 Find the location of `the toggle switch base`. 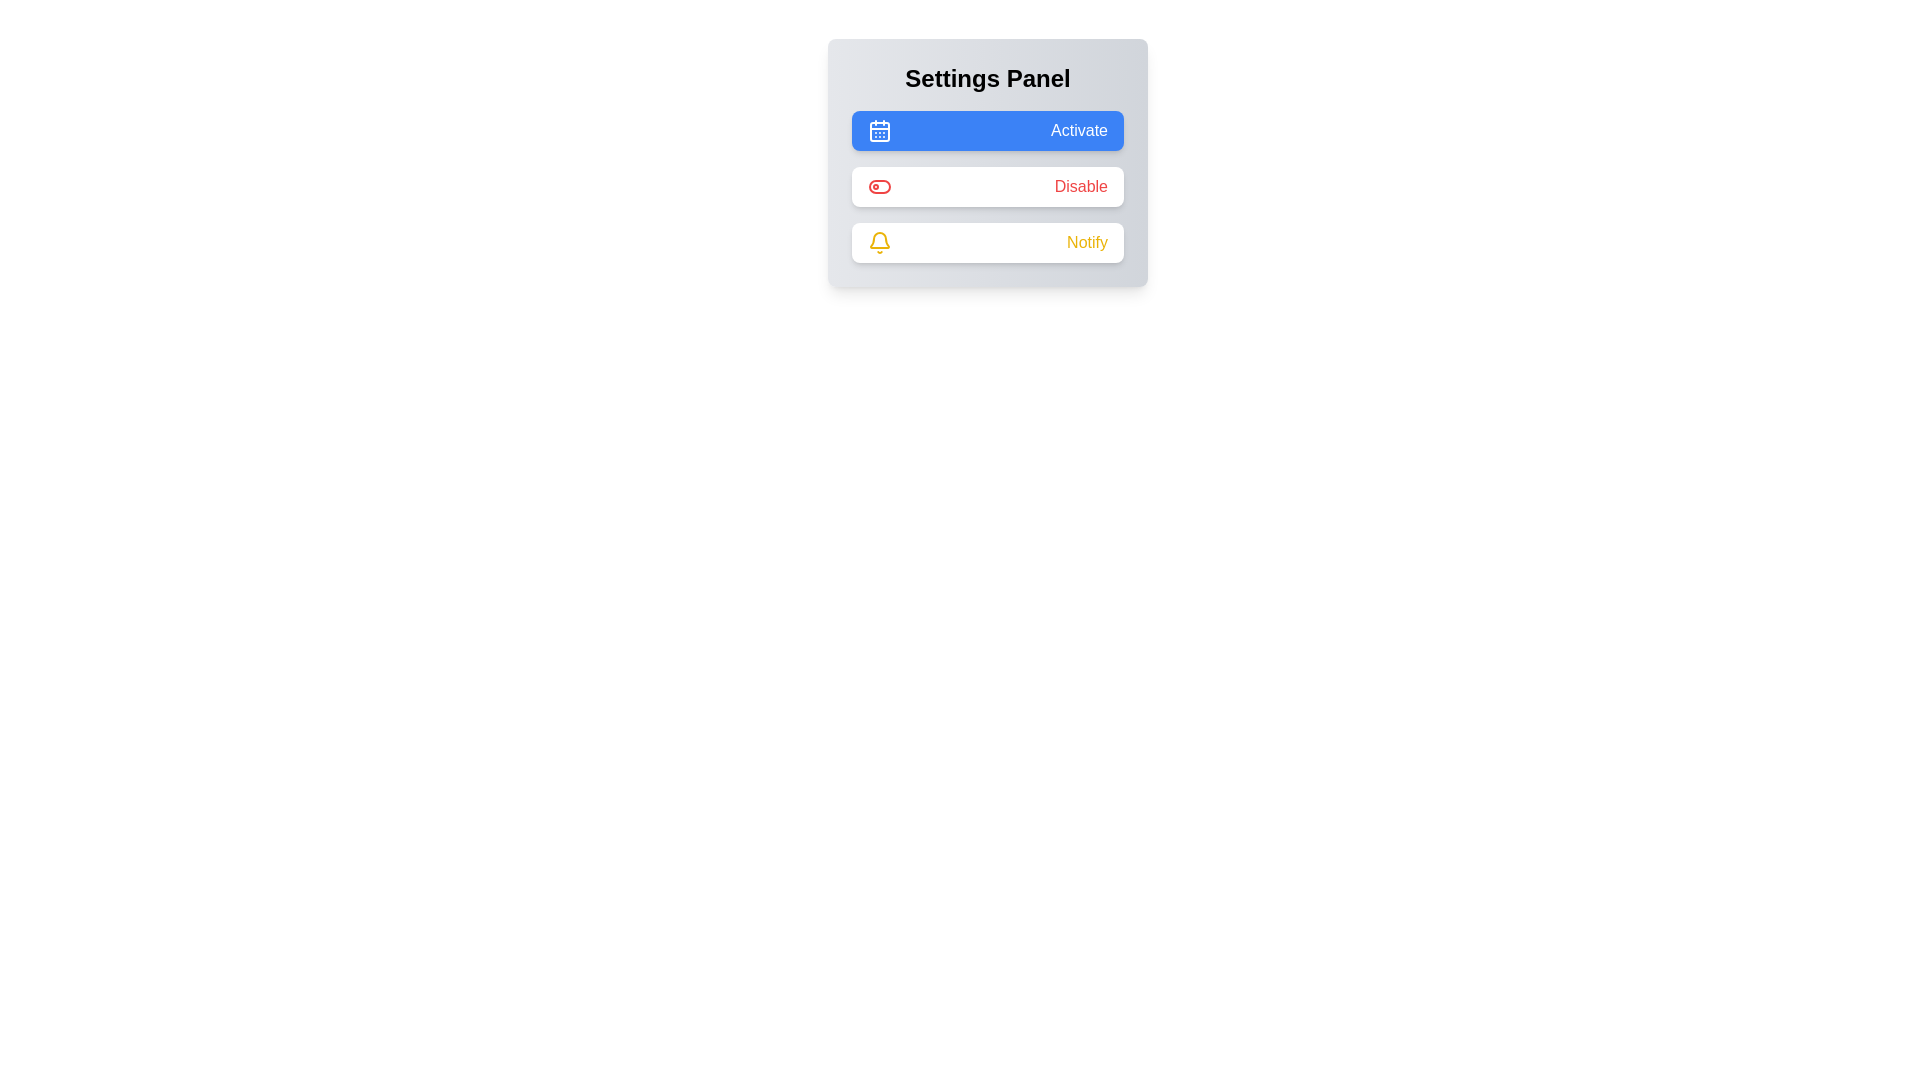

the toggle switch base is located at coordinates (879, 186).